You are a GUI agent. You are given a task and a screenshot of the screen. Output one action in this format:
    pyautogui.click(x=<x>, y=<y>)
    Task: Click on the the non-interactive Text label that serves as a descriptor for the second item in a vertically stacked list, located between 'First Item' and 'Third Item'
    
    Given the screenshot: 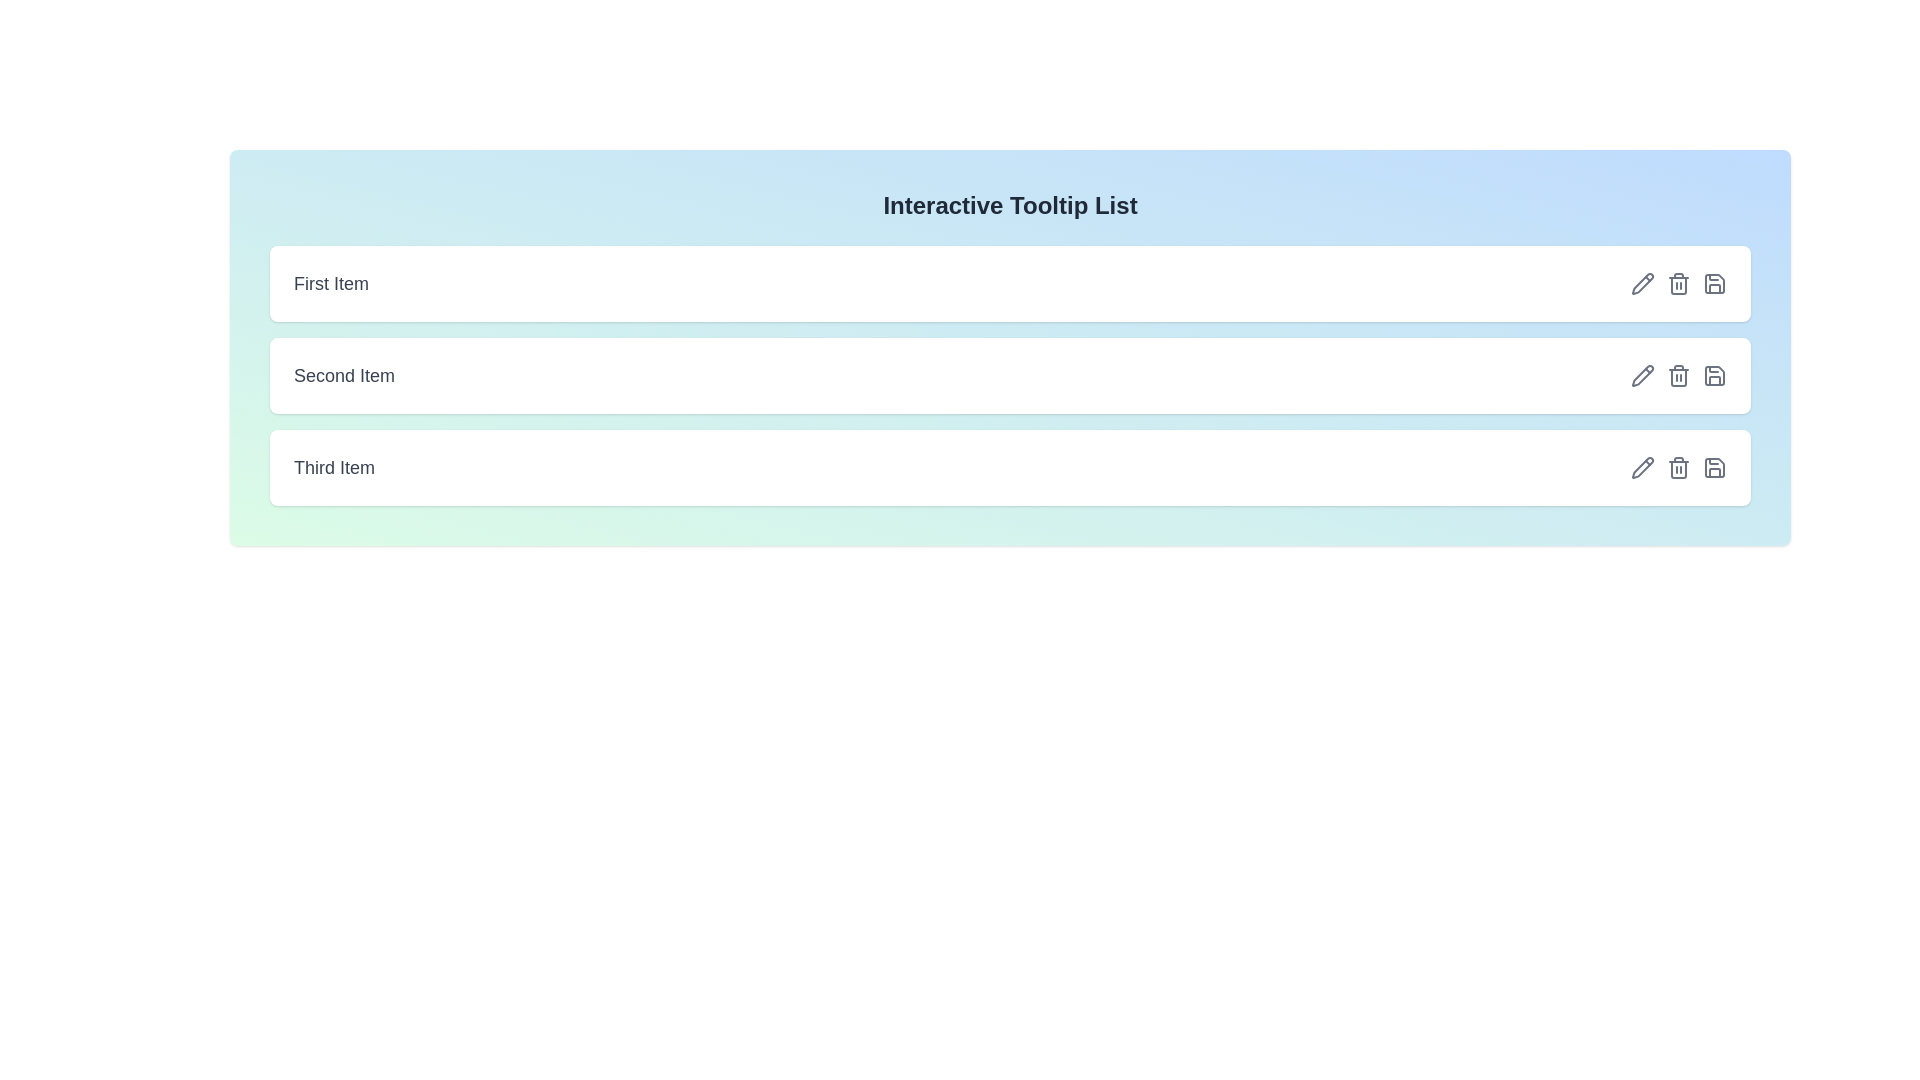 What is the action you would take?
    pyautogui.click(x=344, y=375)
    